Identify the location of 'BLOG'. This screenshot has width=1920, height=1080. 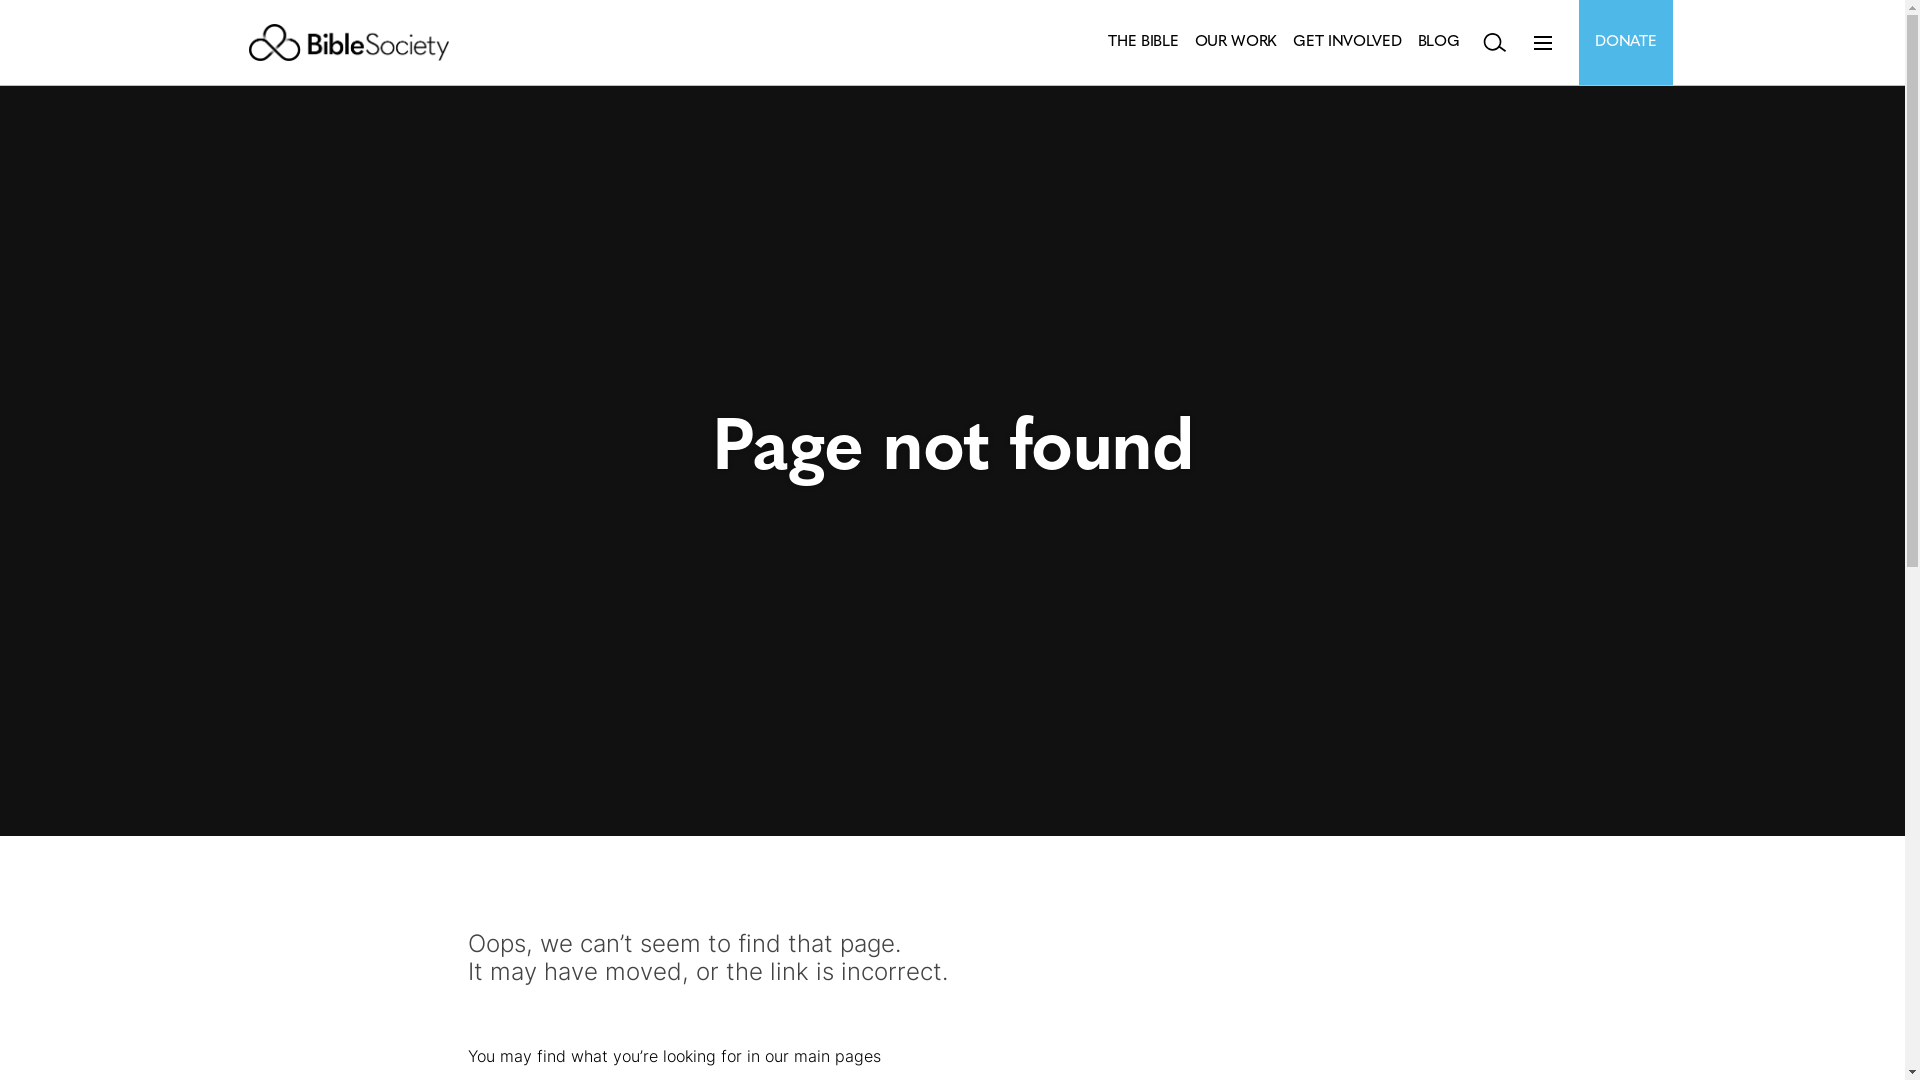
(1438, 42).